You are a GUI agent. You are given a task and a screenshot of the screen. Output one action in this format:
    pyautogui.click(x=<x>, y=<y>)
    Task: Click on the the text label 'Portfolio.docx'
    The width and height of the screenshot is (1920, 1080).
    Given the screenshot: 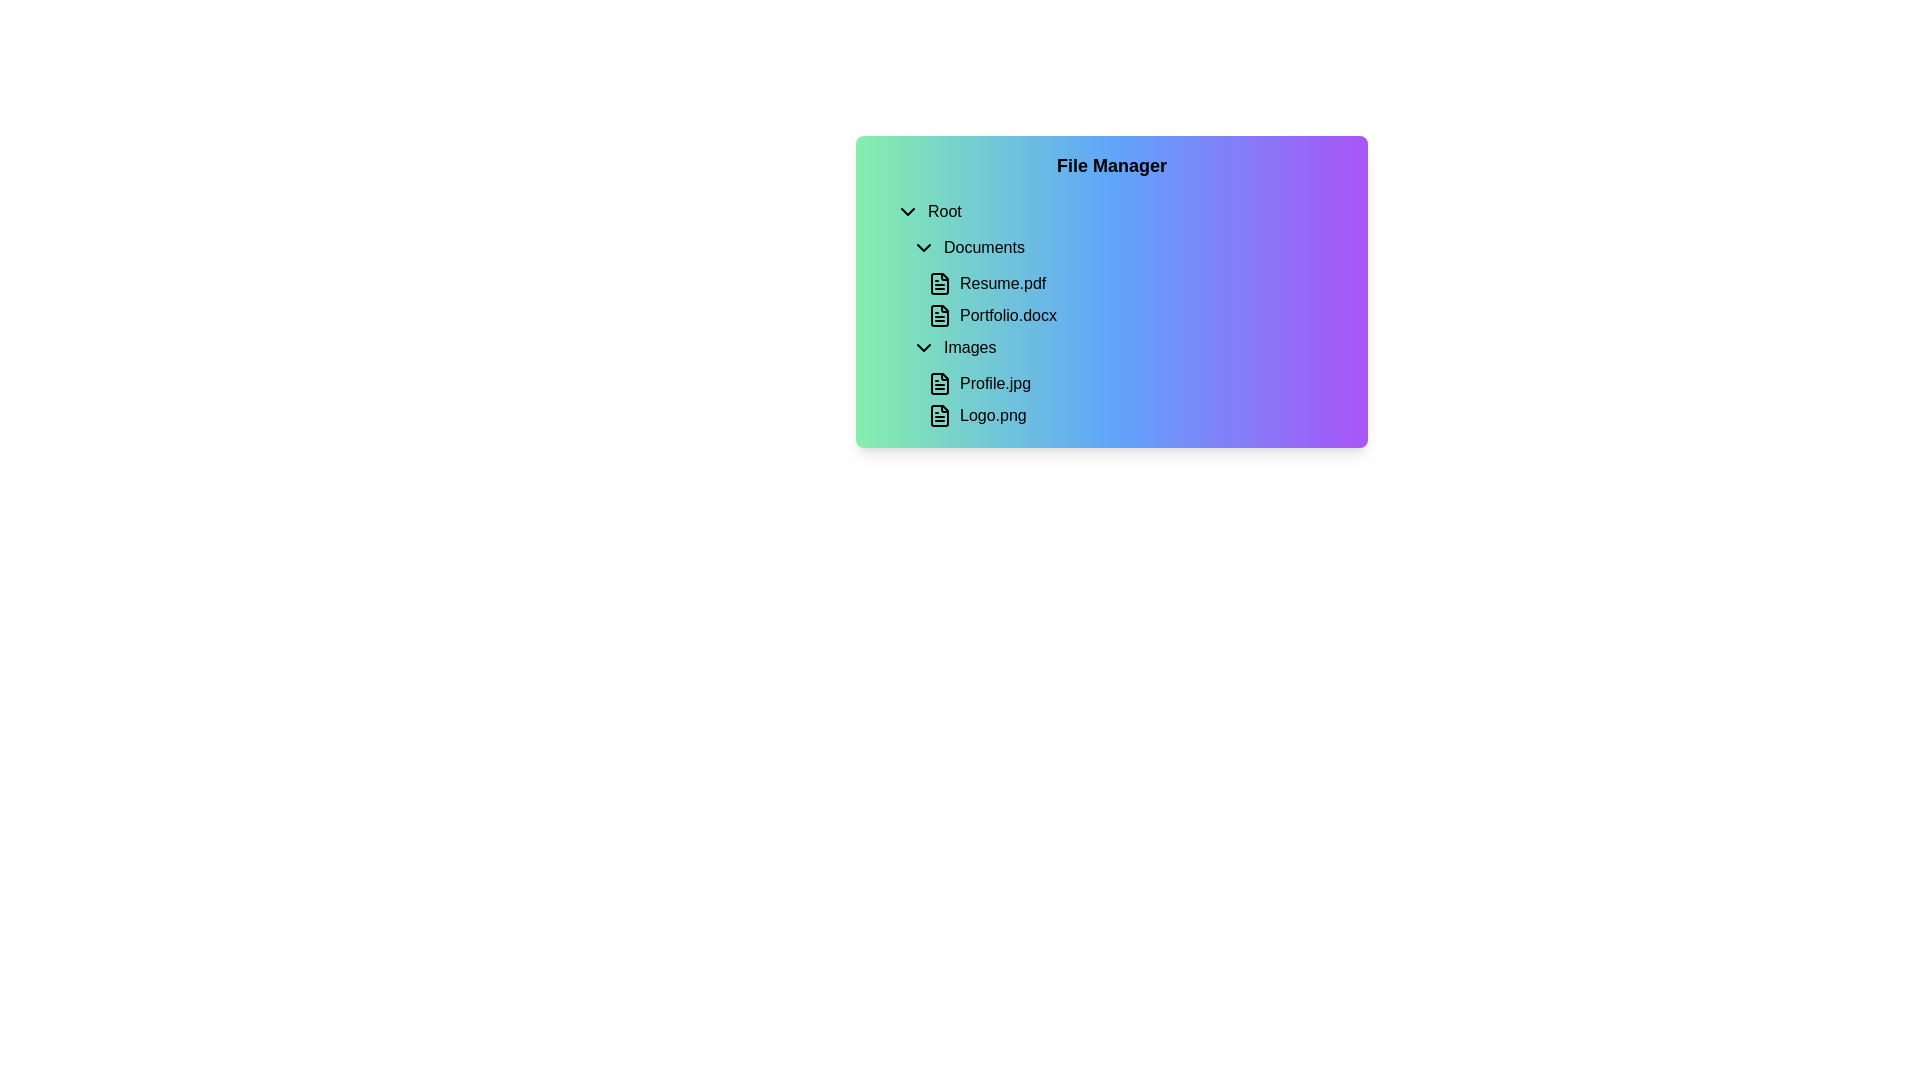 What is the action you would take?
    pyautogui.click(x=1008, y=315)
    